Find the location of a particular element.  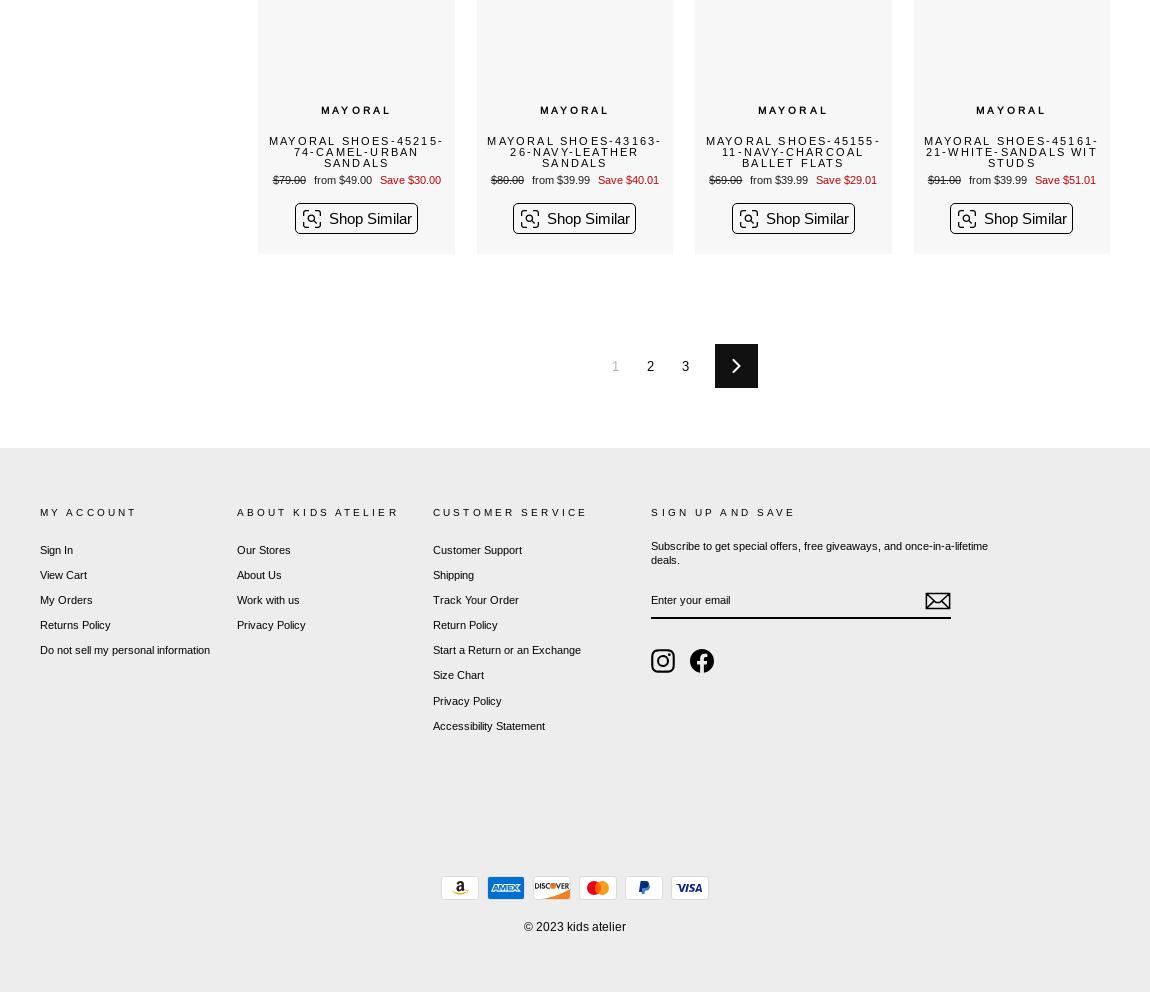

'Save $51.01' is located at coordinates (1064, 177).